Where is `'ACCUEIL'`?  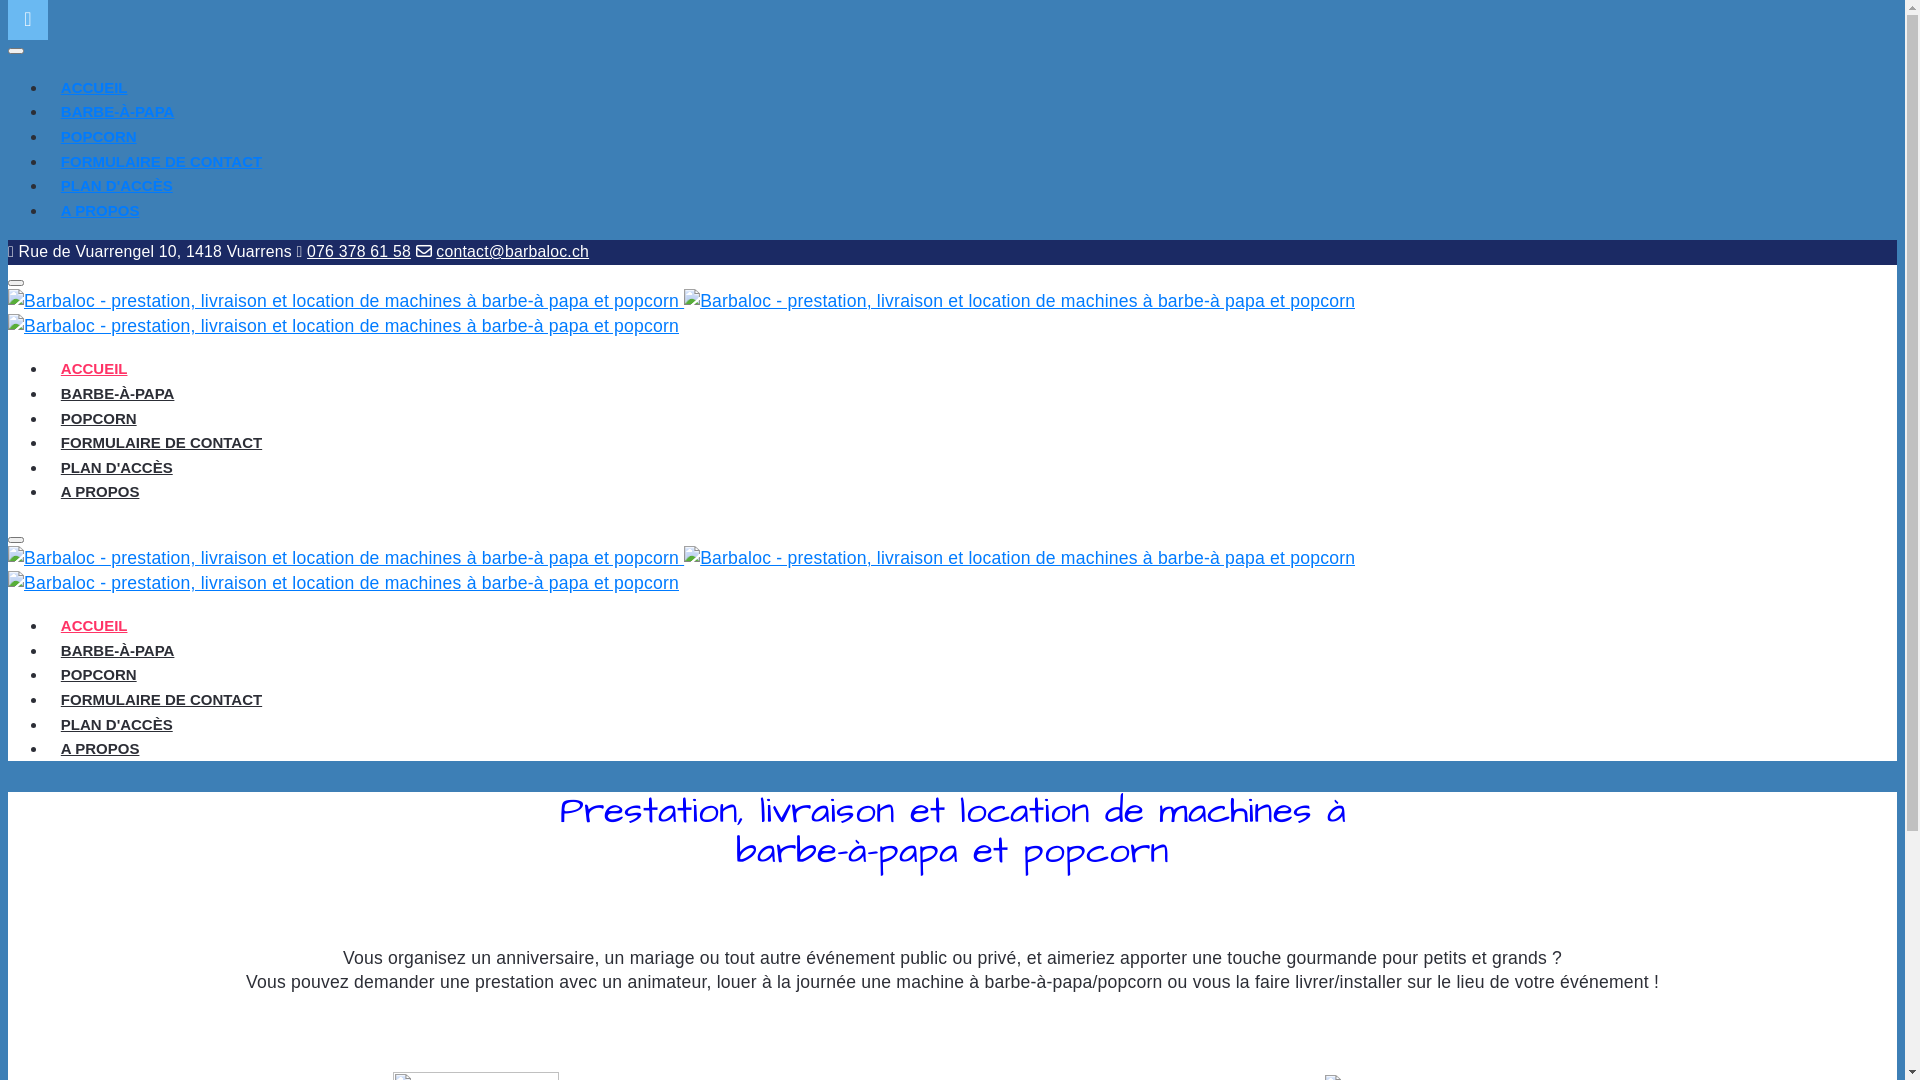
'ACCUEIL' is located at coordinates (48, 368).